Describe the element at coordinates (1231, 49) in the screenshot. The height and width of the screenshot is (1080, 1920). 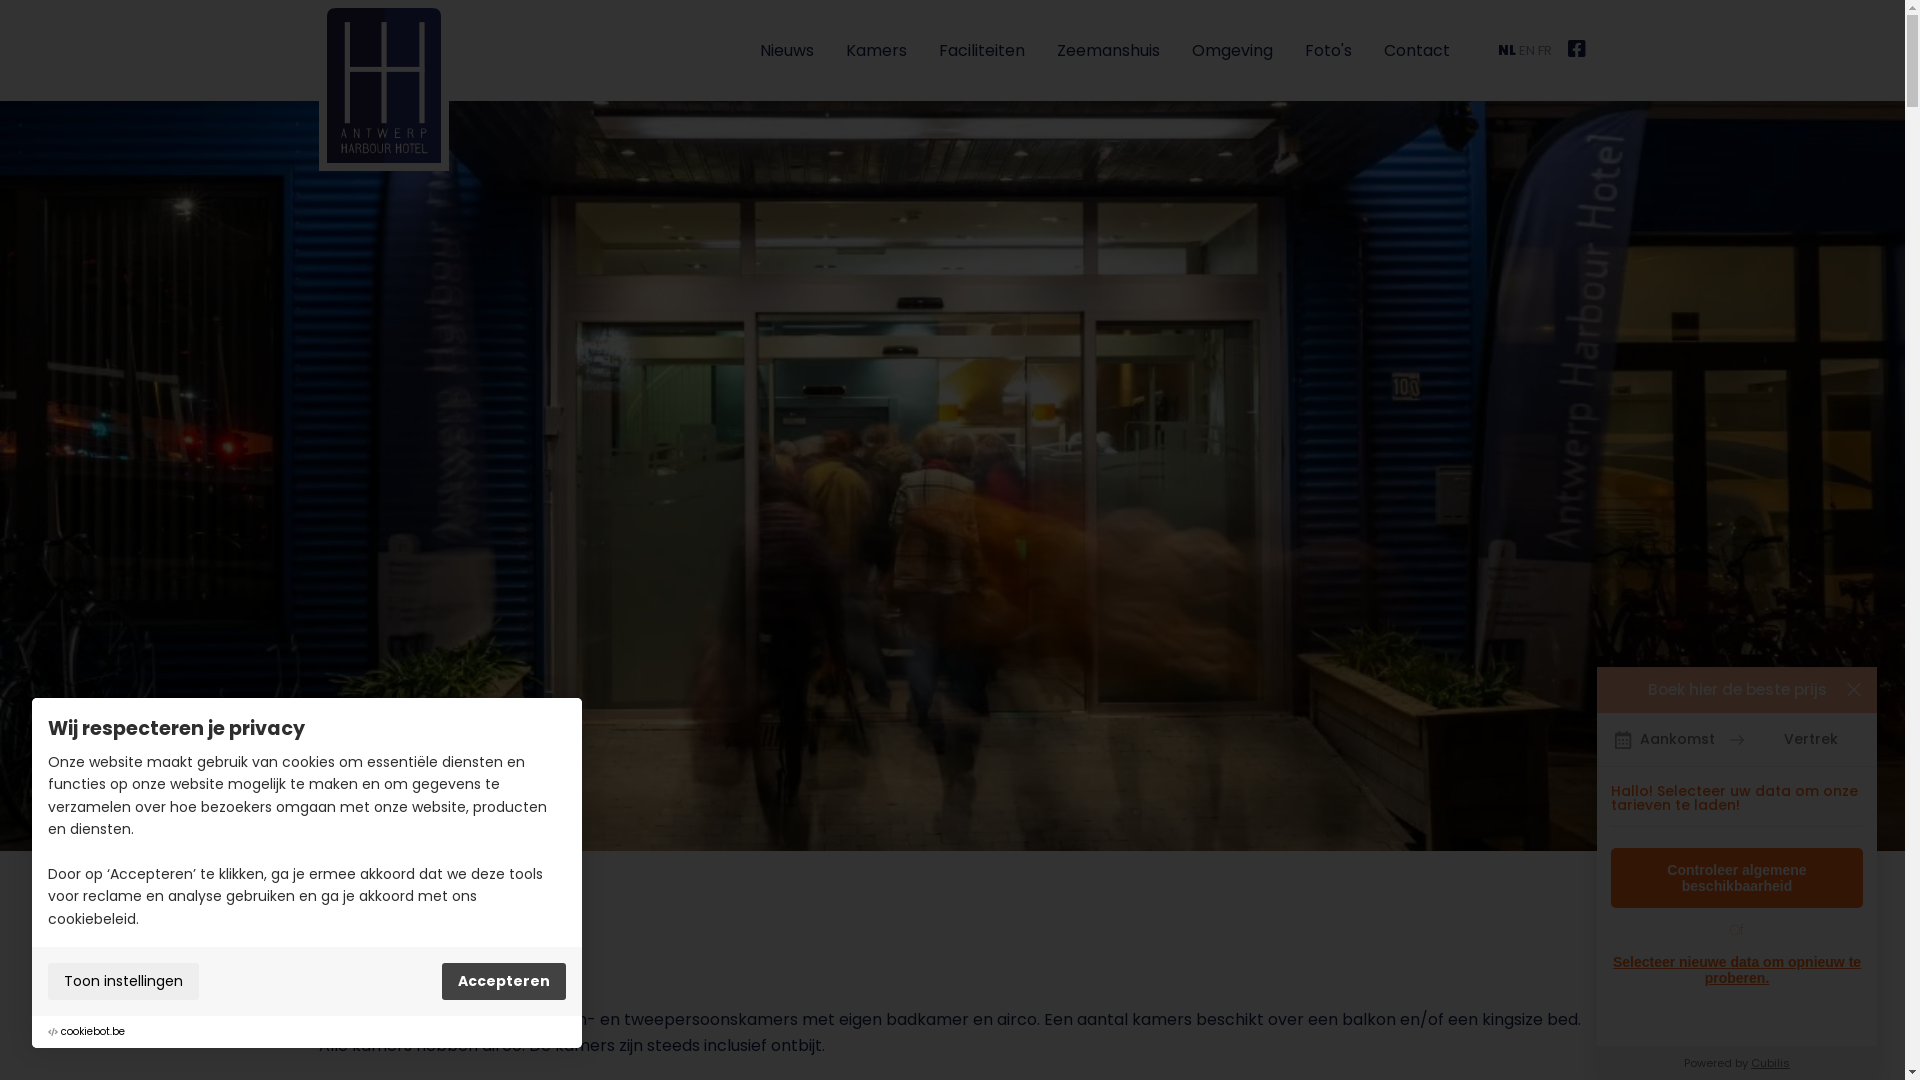
I see `'Omgeving'` at that location.